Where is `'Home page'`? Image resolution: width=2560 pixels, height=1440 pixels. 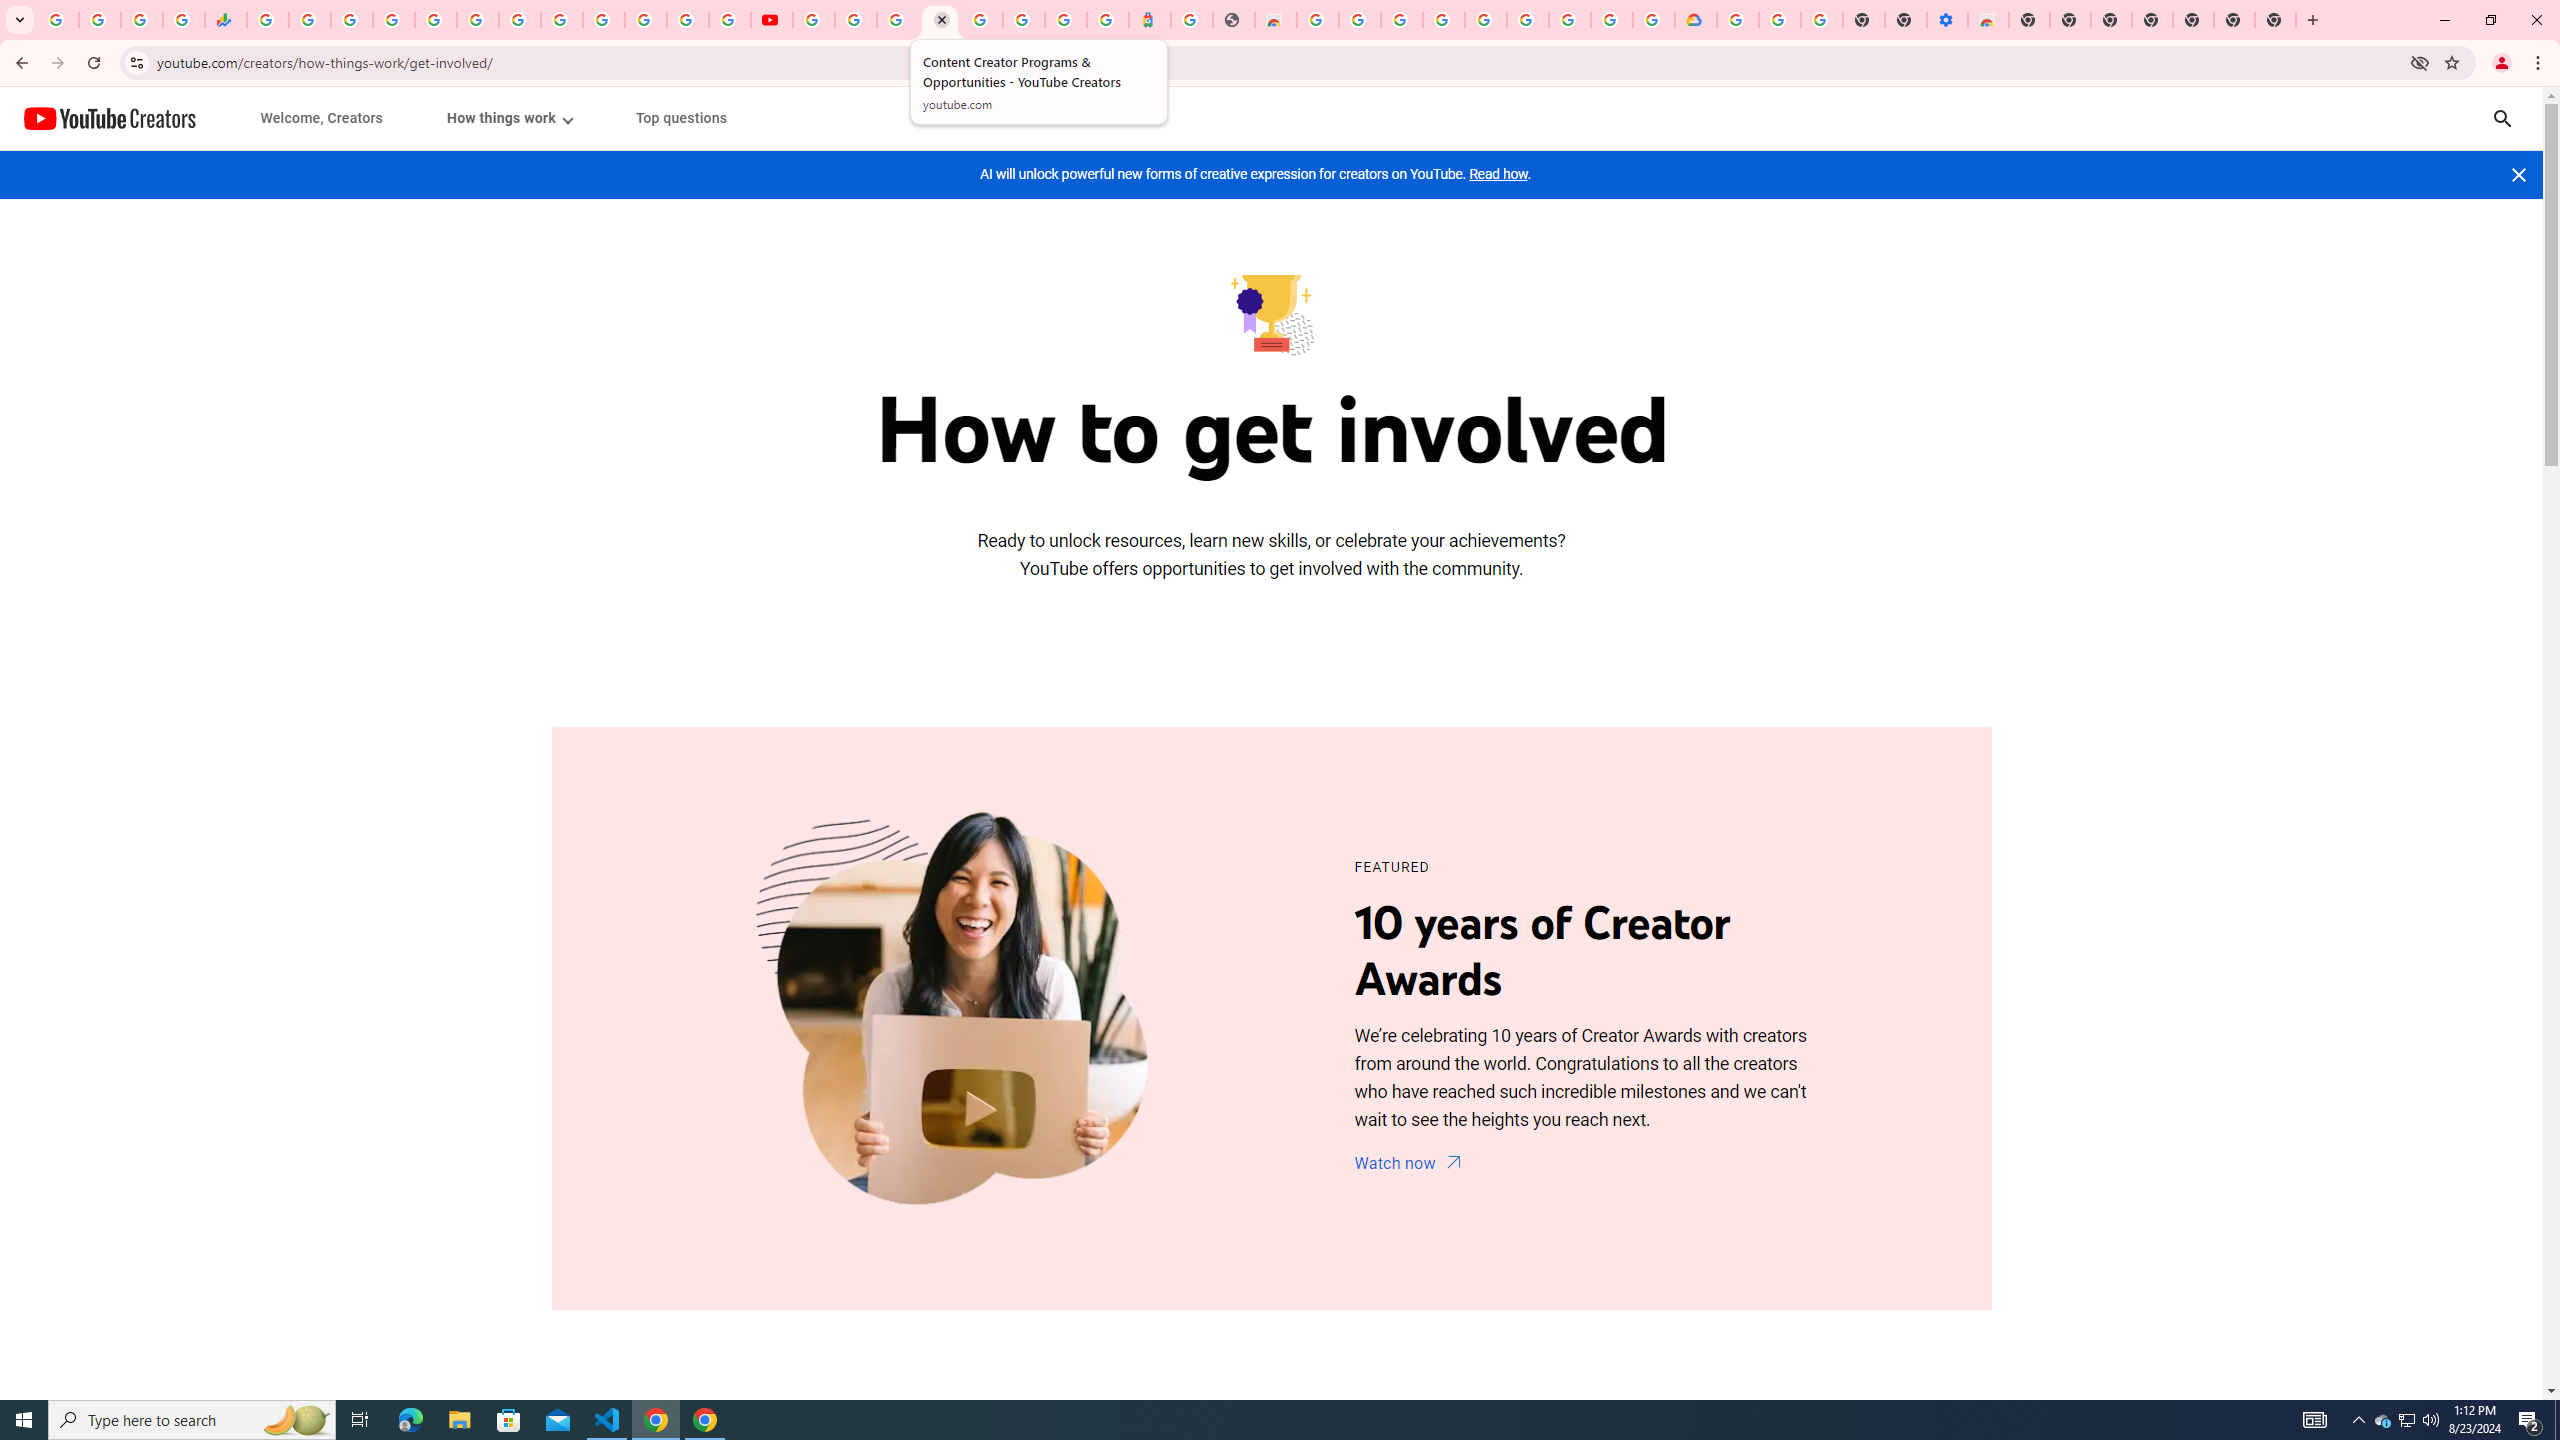 'Home page' is located at coordinates (110, 118).